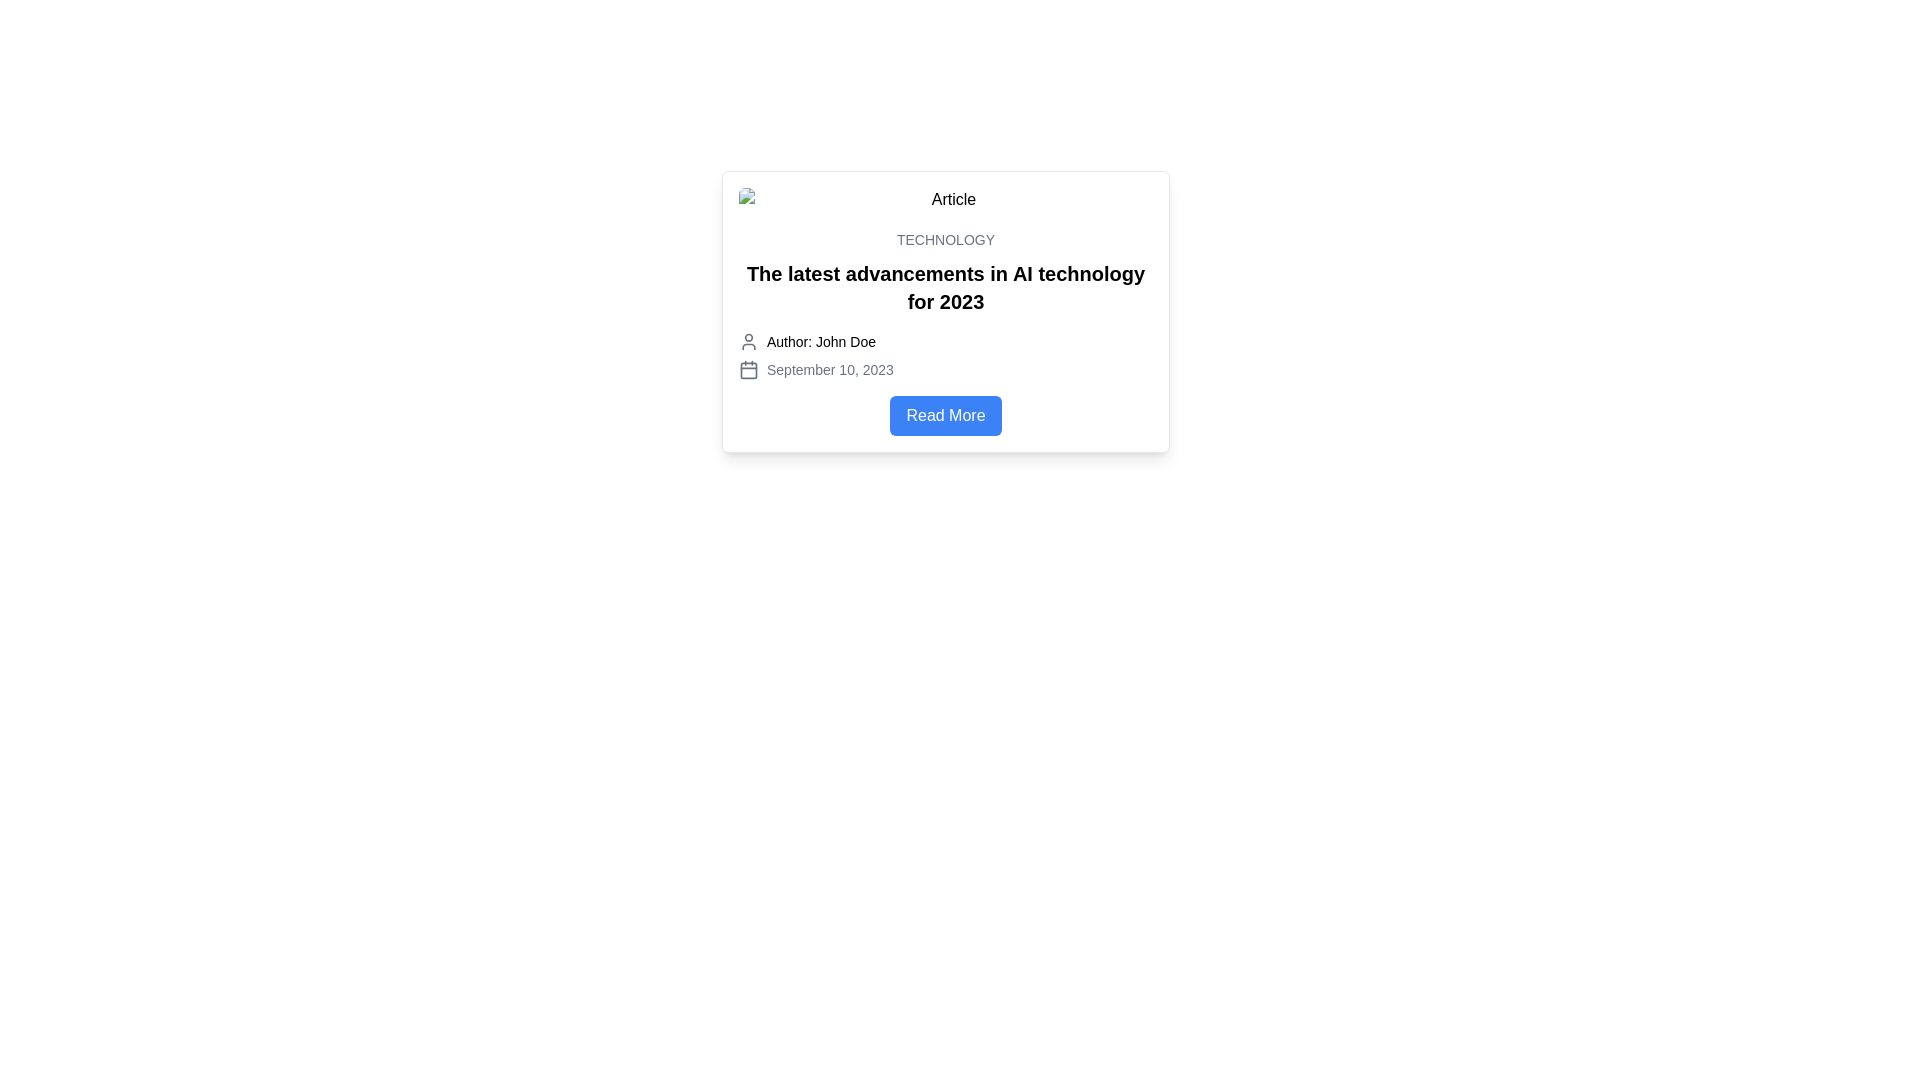  Describe the element at coordinates (747, 370) in the screenshot. I see `the calendar icon located to the left of the text 'September 10, 2023' for contextual action` at that location.